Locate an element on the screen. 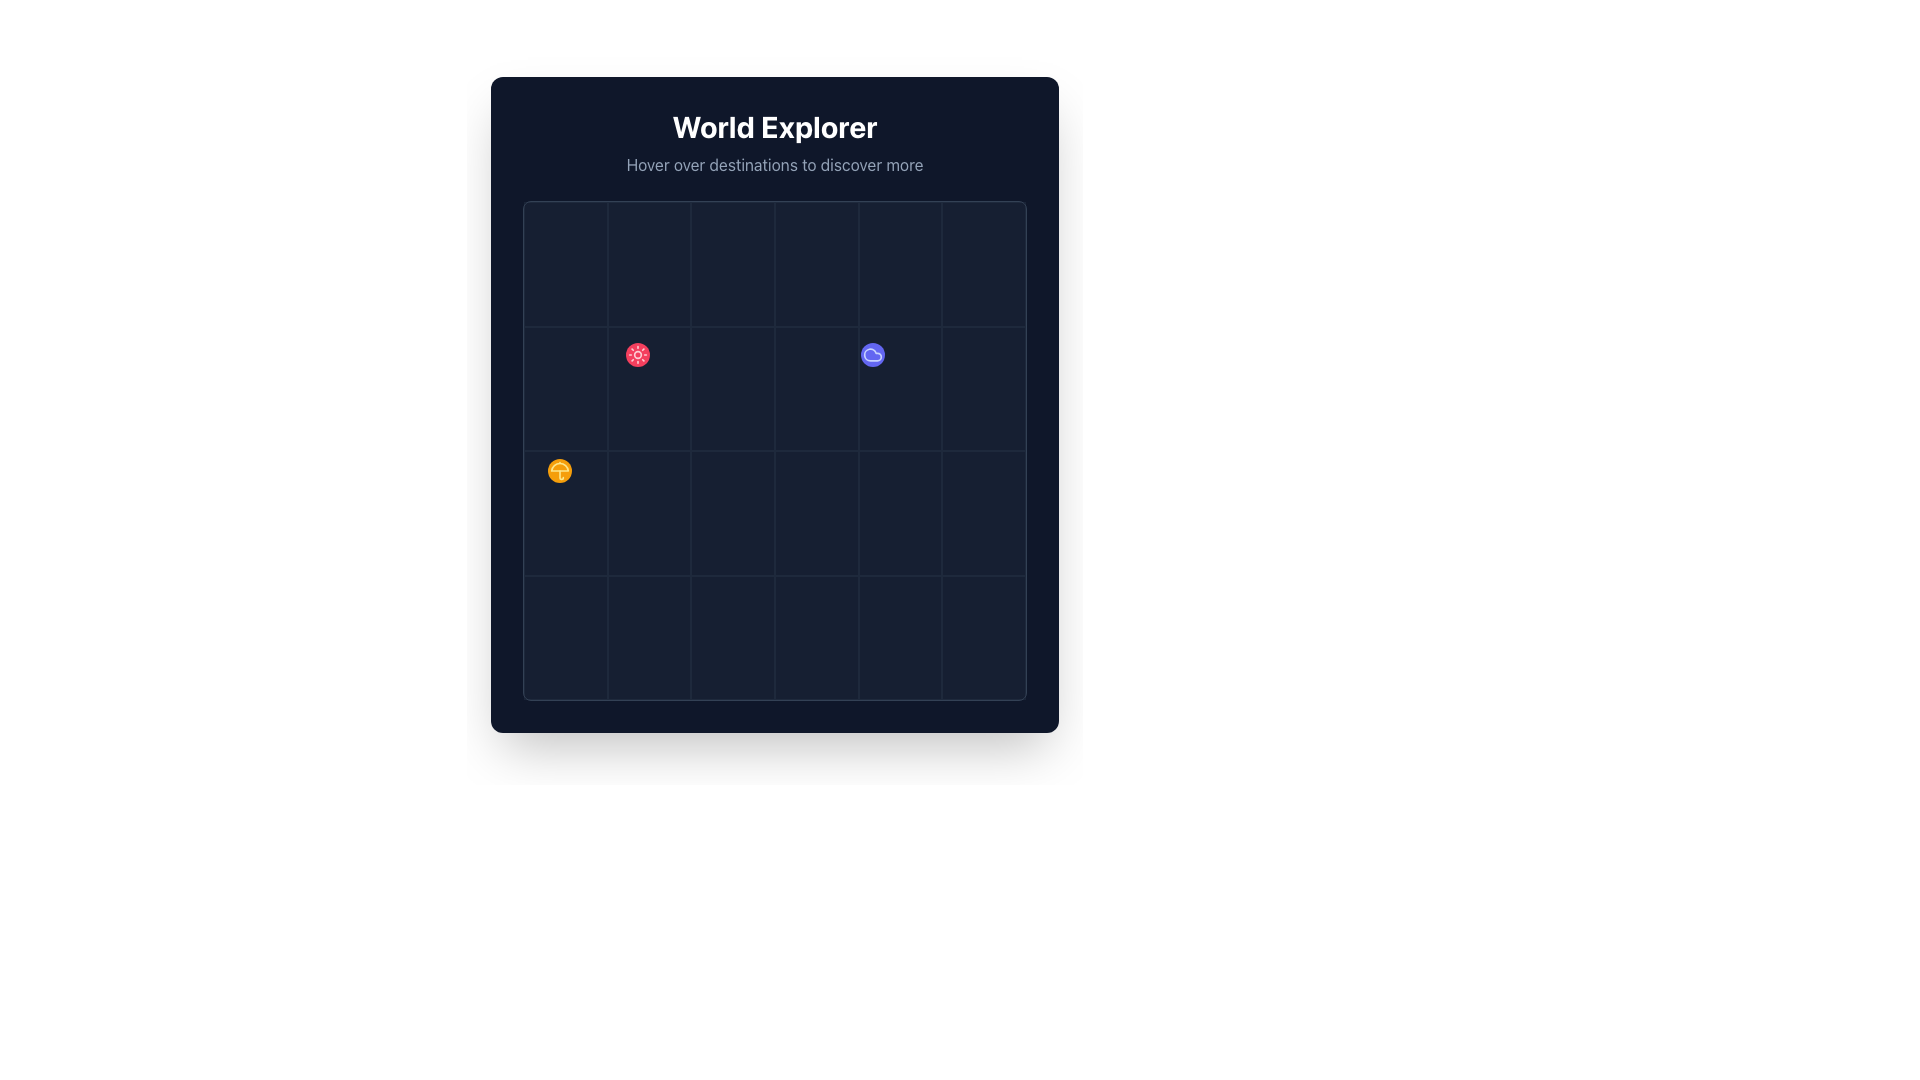 The width and height of the screenshot is (1920, 1080). the static grid cell located in the first row and fourth column of the grid within the 'World Explorer' frame to interact is located at coordinates (816, 263).